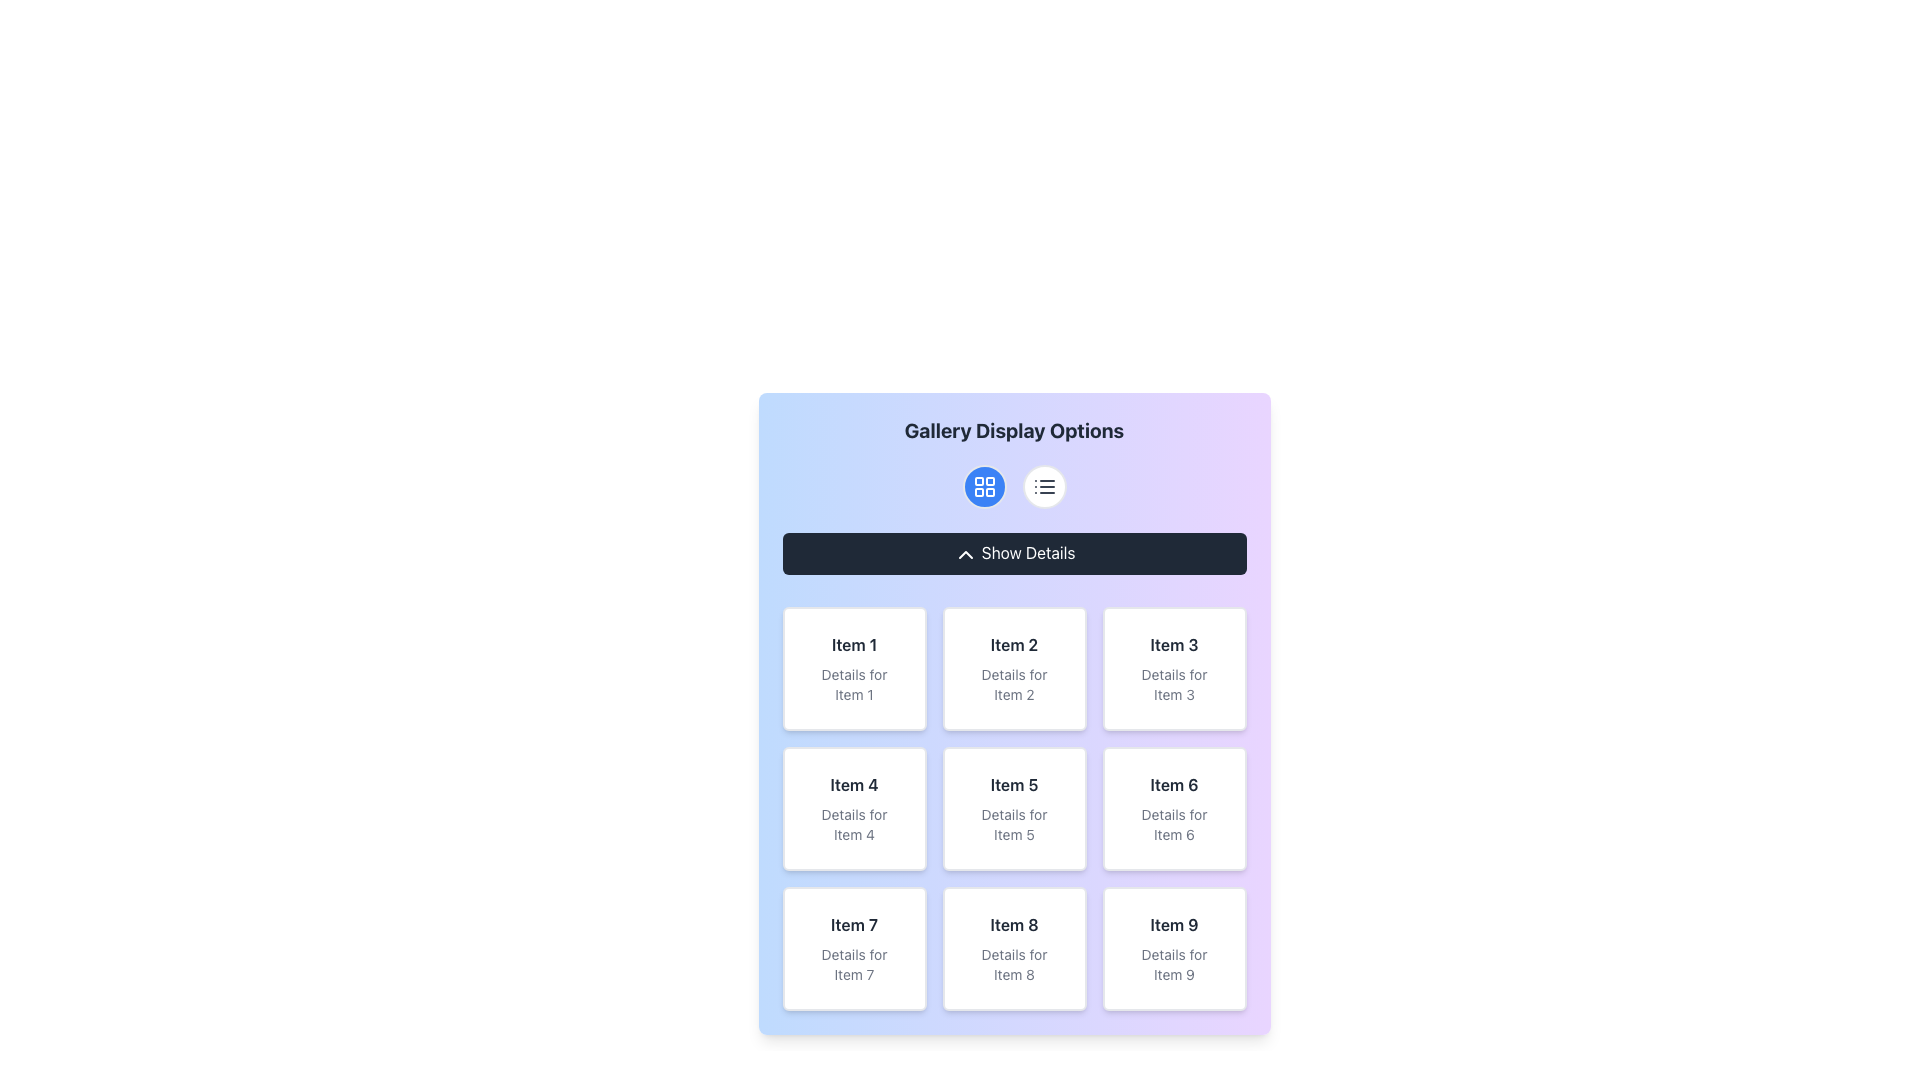  I want to click on the Static Text Label located in the first position of the second row of grid items, which identifies the associated gallery item above 'Details for Item 4', so click(854, 783).